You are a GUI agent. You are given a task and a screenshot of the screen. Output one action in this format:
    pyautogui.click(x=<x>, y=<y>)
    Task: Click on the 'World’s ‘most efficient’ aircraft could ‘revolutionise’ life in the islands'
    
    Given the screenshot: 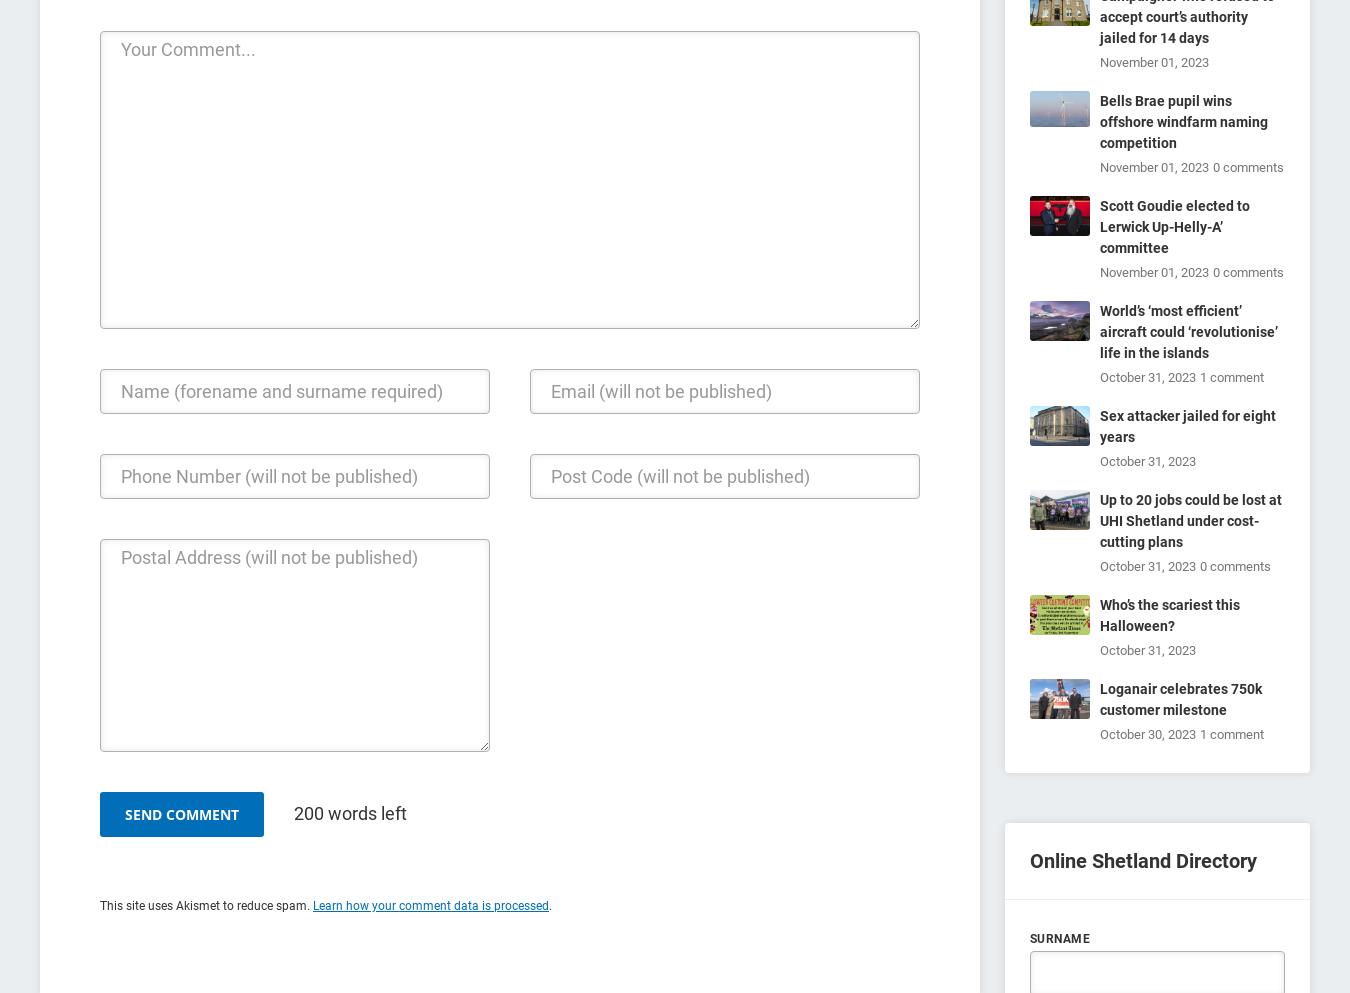 What is the action you would take?
    pyautogui.click(x=1187, y=330)
    